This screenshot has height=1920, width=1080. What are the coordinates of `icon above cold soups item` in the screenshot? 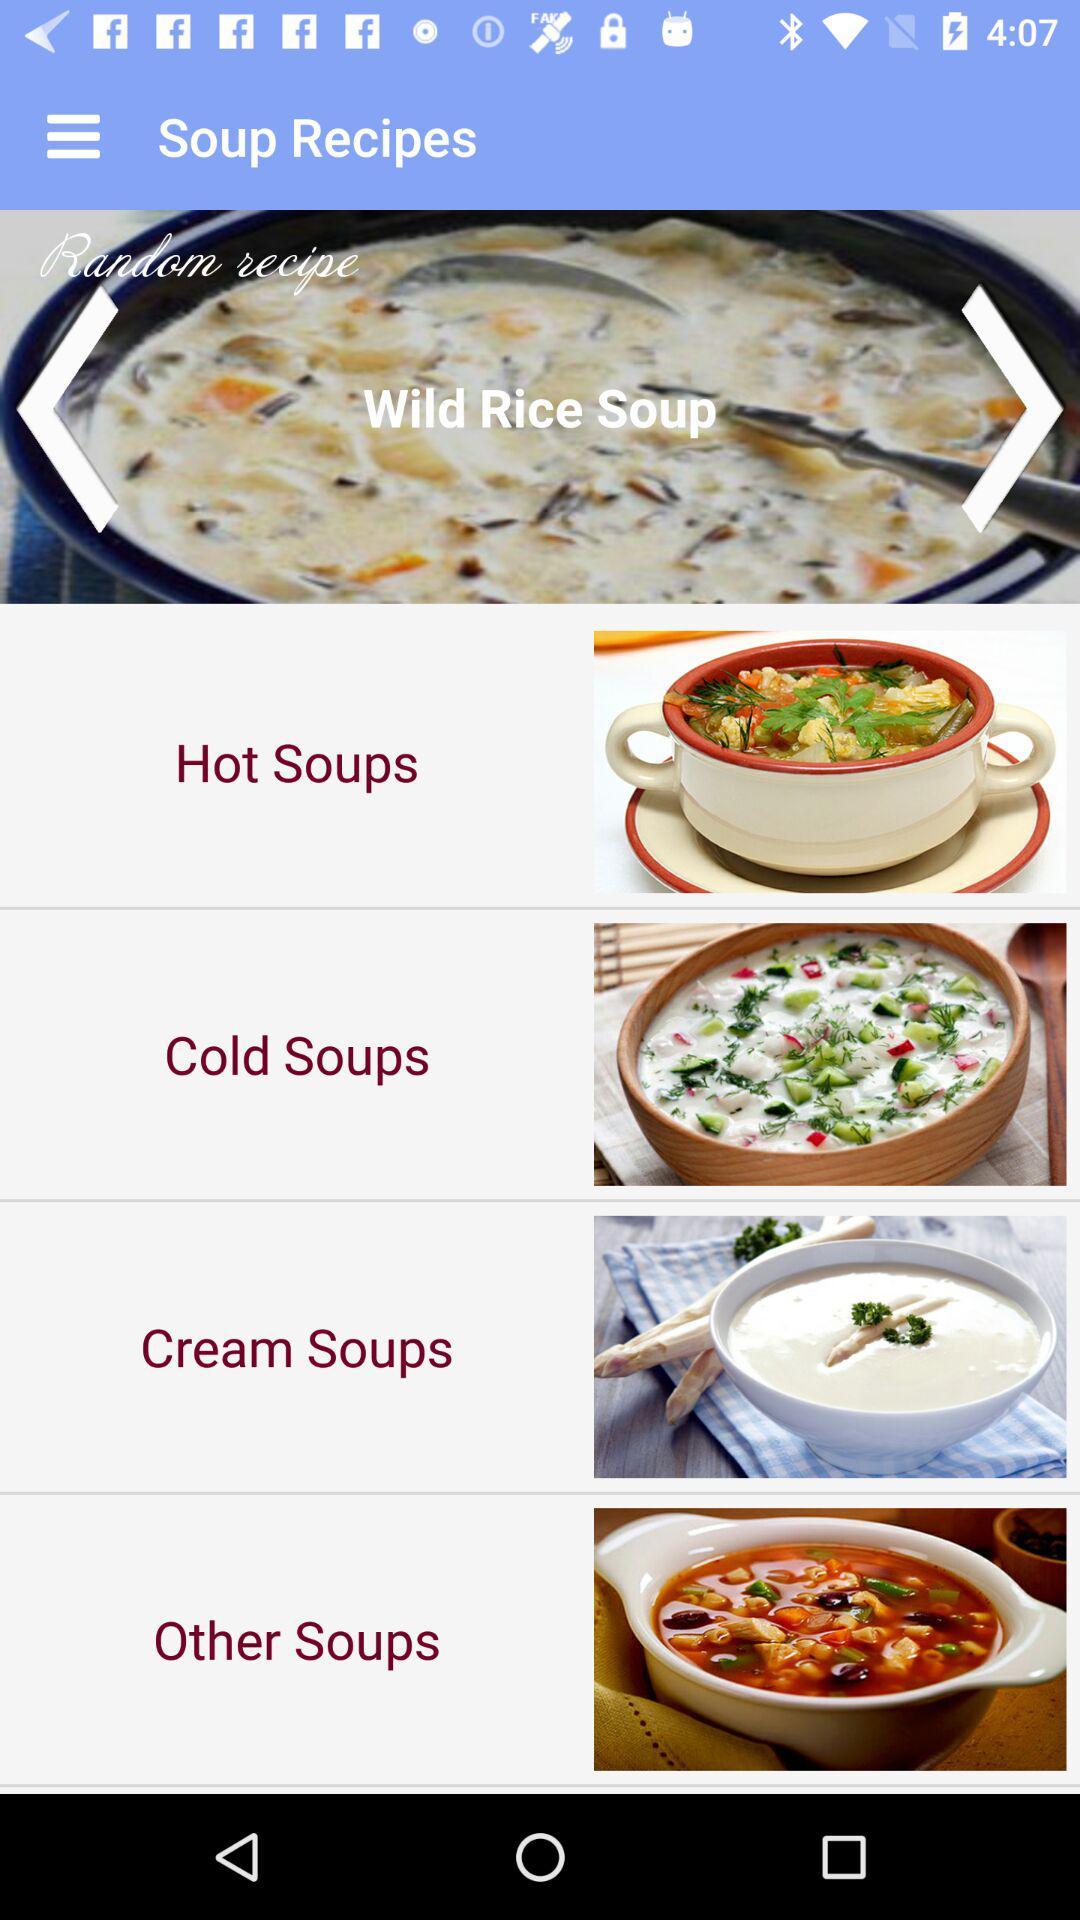 It's located at (297, 760).